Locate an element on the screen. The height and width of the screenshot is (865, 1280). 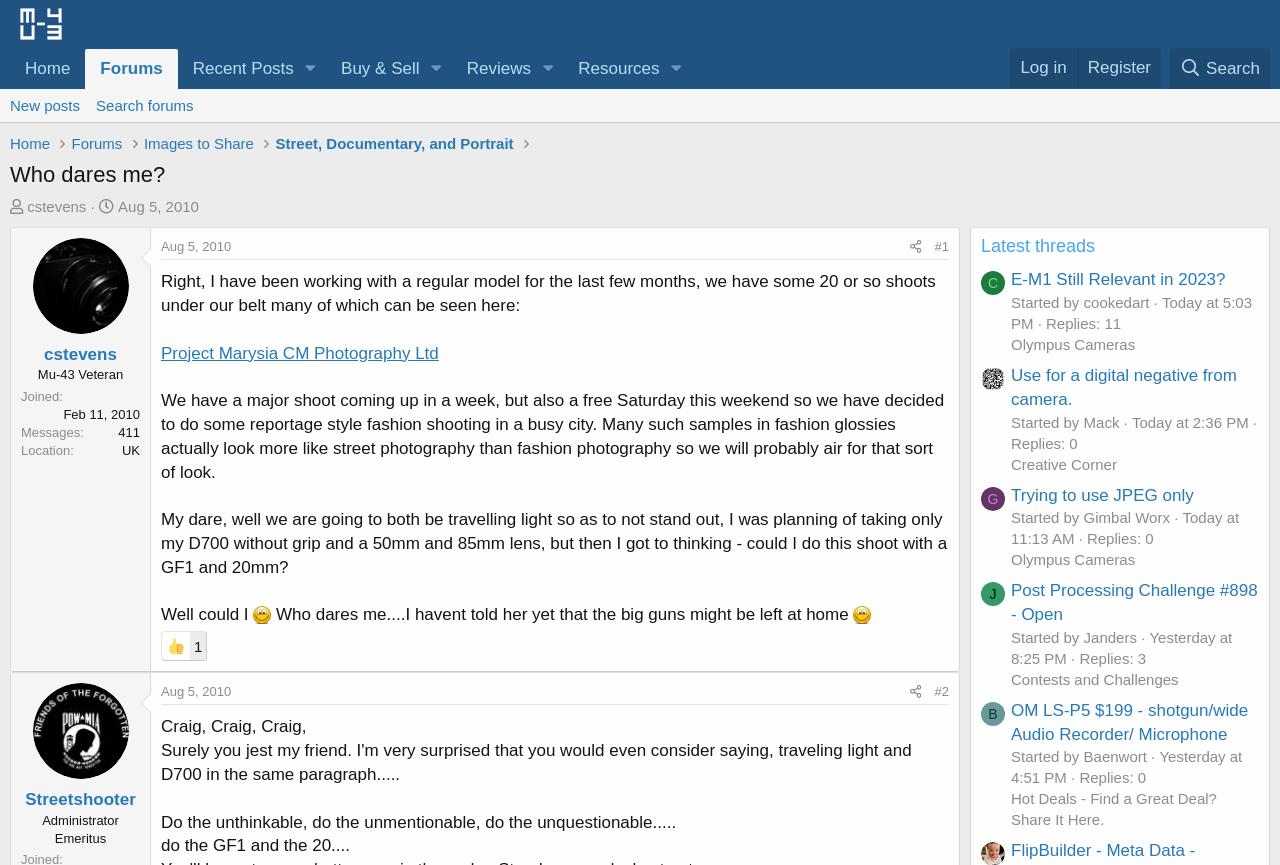
'Resources' is located at coordinates (577, 68).